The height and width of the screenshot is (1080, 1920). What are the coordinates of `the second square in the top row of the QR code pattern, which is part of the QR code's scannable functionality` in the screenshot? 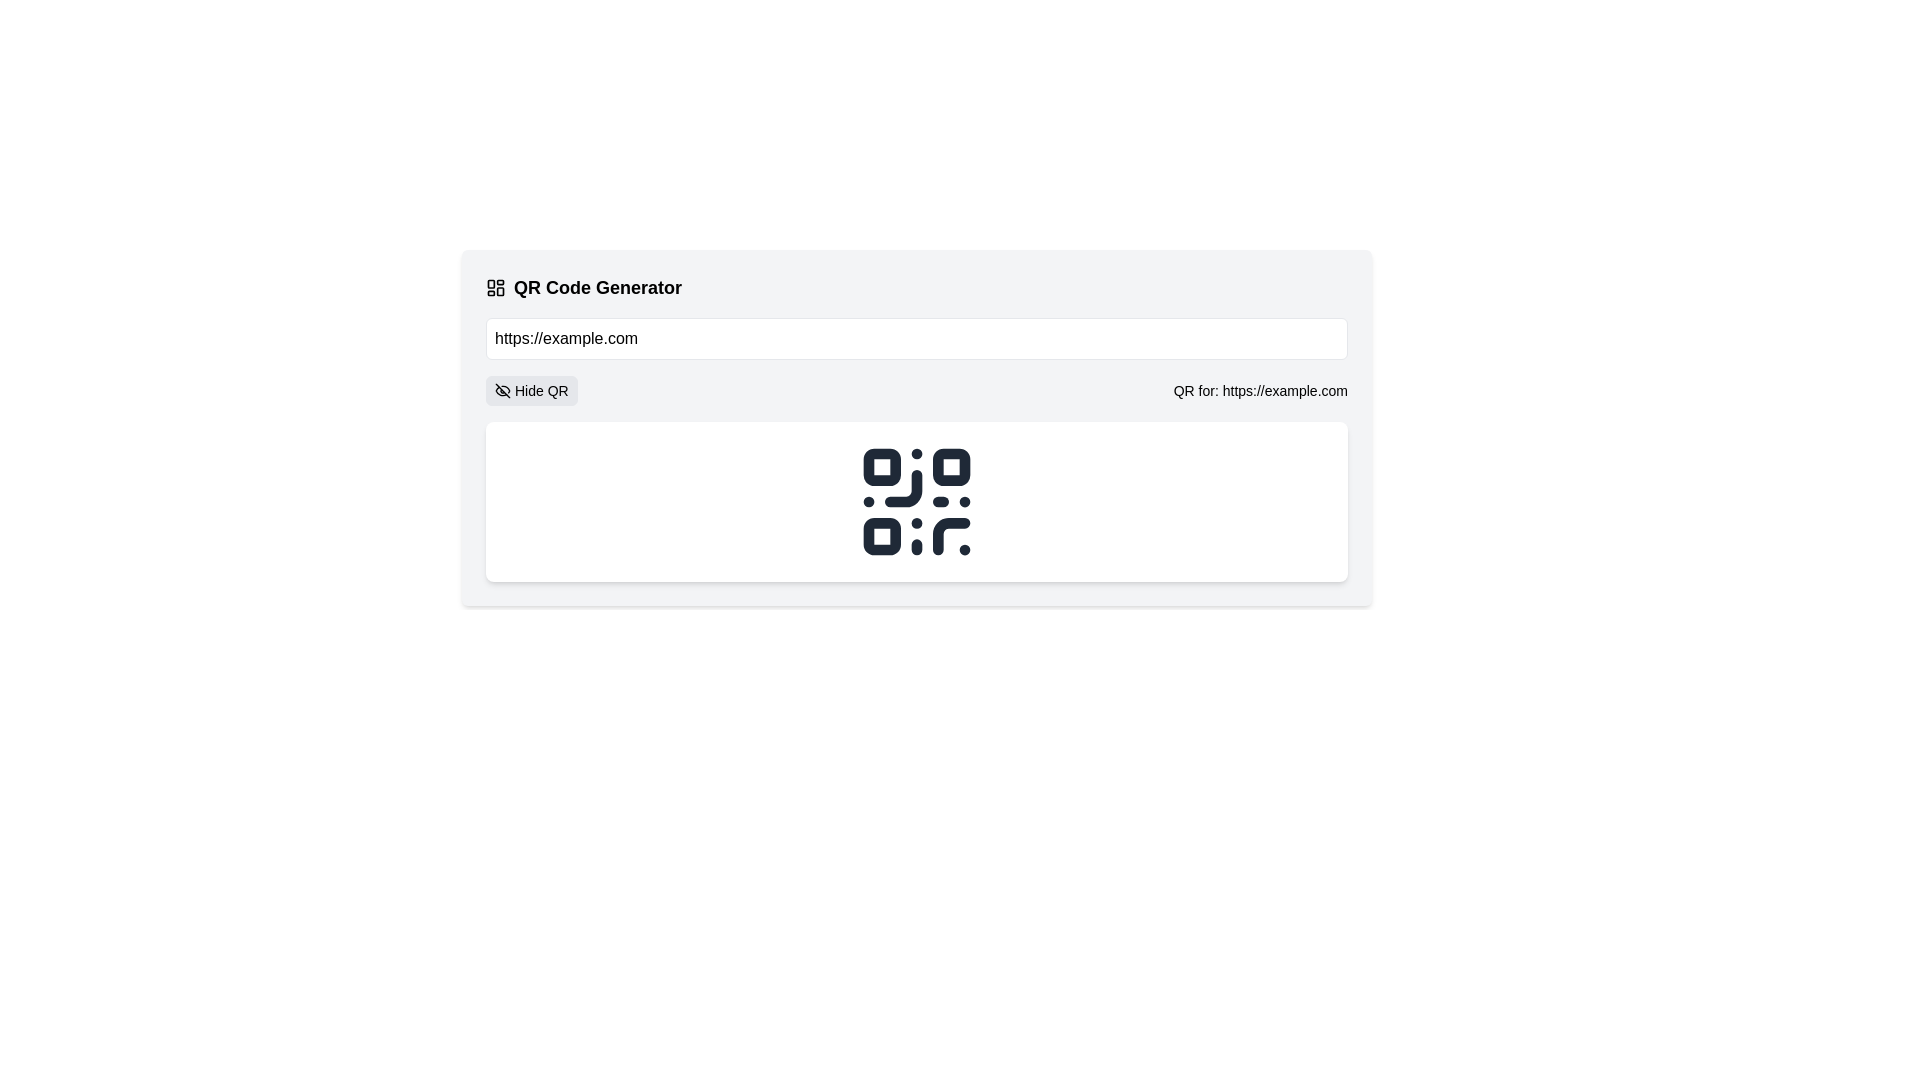 It's located at (950, 467).